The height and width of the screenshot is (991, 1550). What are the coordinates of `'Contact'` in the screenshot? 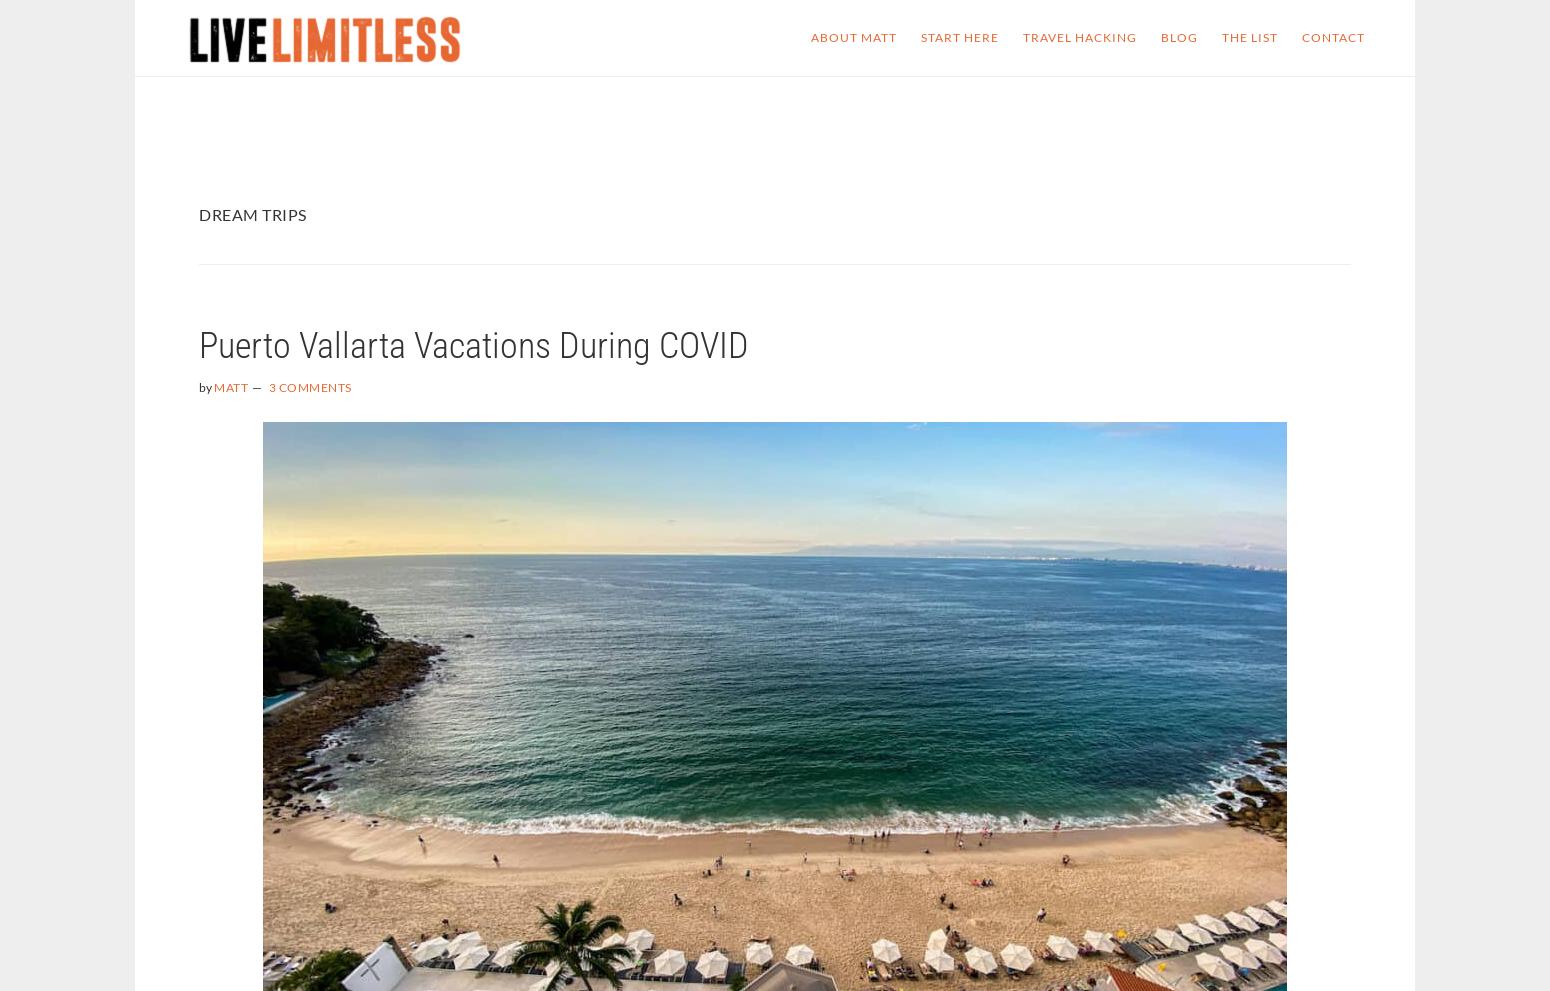 It's located at (1333, 36).